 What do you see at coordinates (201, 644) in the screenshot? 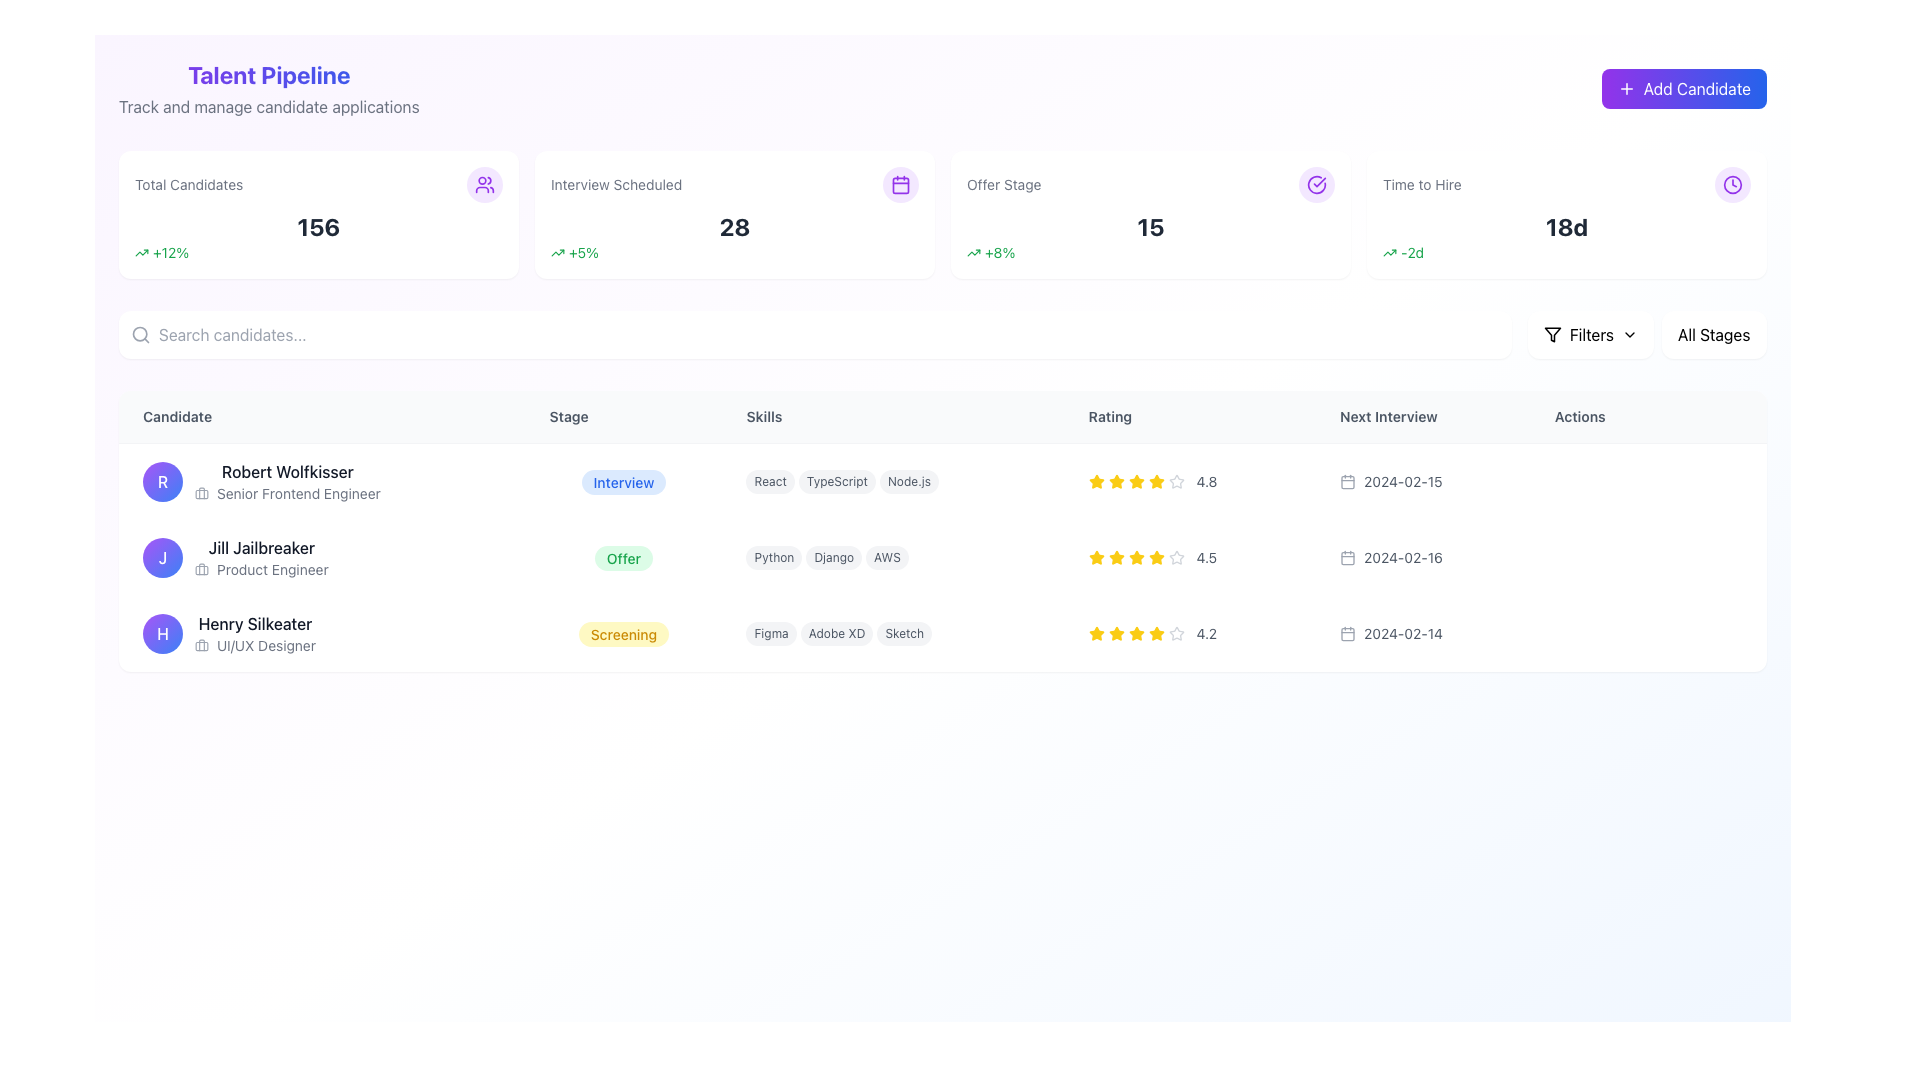
I see `the vertical line or bar within the SVG graphic that is part of the briefcase icon, located adjacent to the text 'Henry Silkeater'` at bounding box center [201, 644].